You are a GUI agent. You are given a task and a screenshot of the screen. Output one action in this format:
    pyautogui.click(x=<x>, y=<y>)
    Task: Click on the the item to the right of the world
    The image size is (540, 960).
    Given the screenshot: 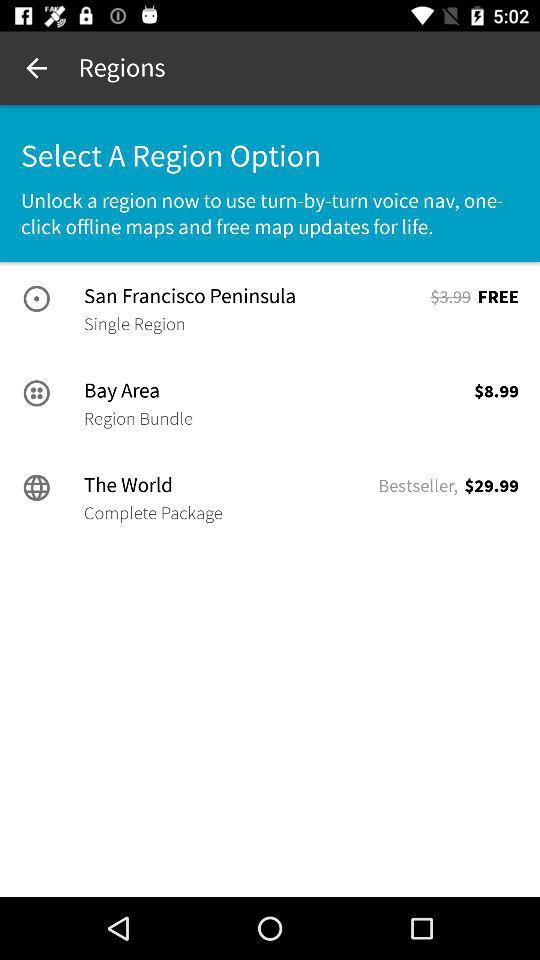 What is the action you would take?
    pyautogui.click(x=417, y=485)
    